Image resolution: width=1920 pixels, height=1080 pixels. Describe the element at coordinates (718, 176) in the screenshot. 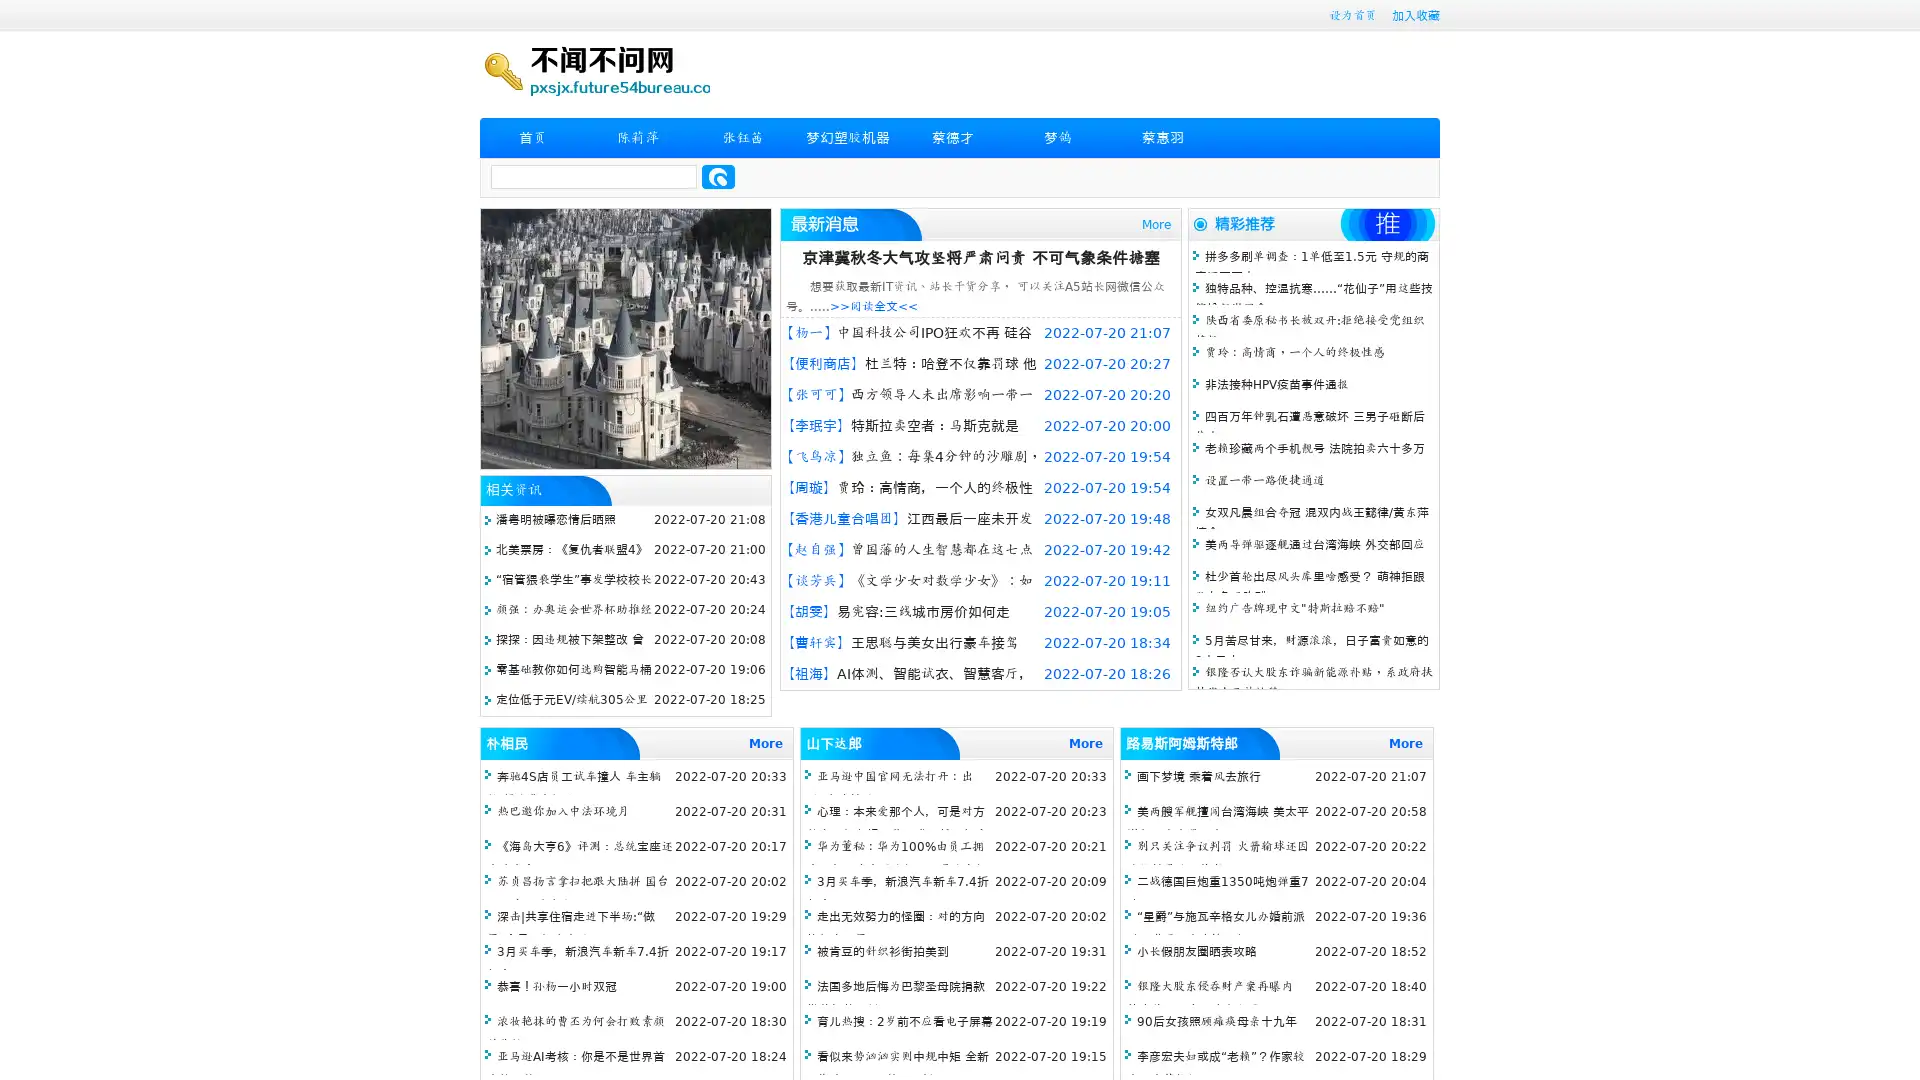

I see `Search` at that location.